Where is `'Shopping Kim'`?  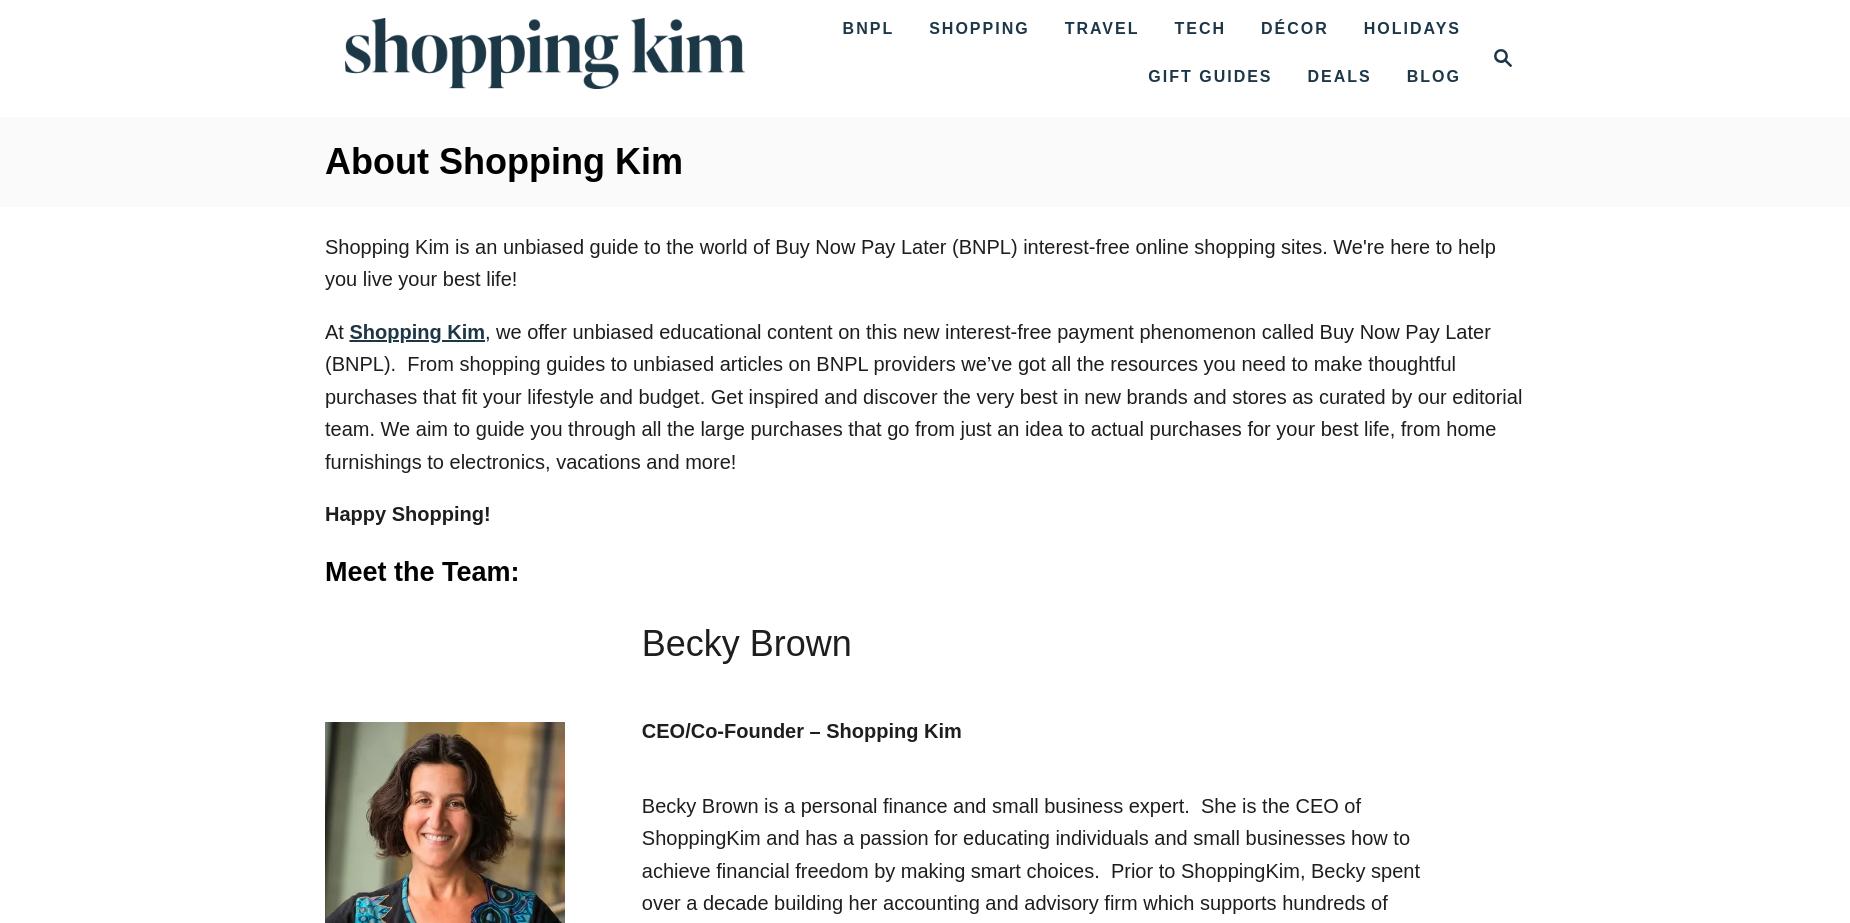
'Shopping Kim' is located at coordinates (415, 330).